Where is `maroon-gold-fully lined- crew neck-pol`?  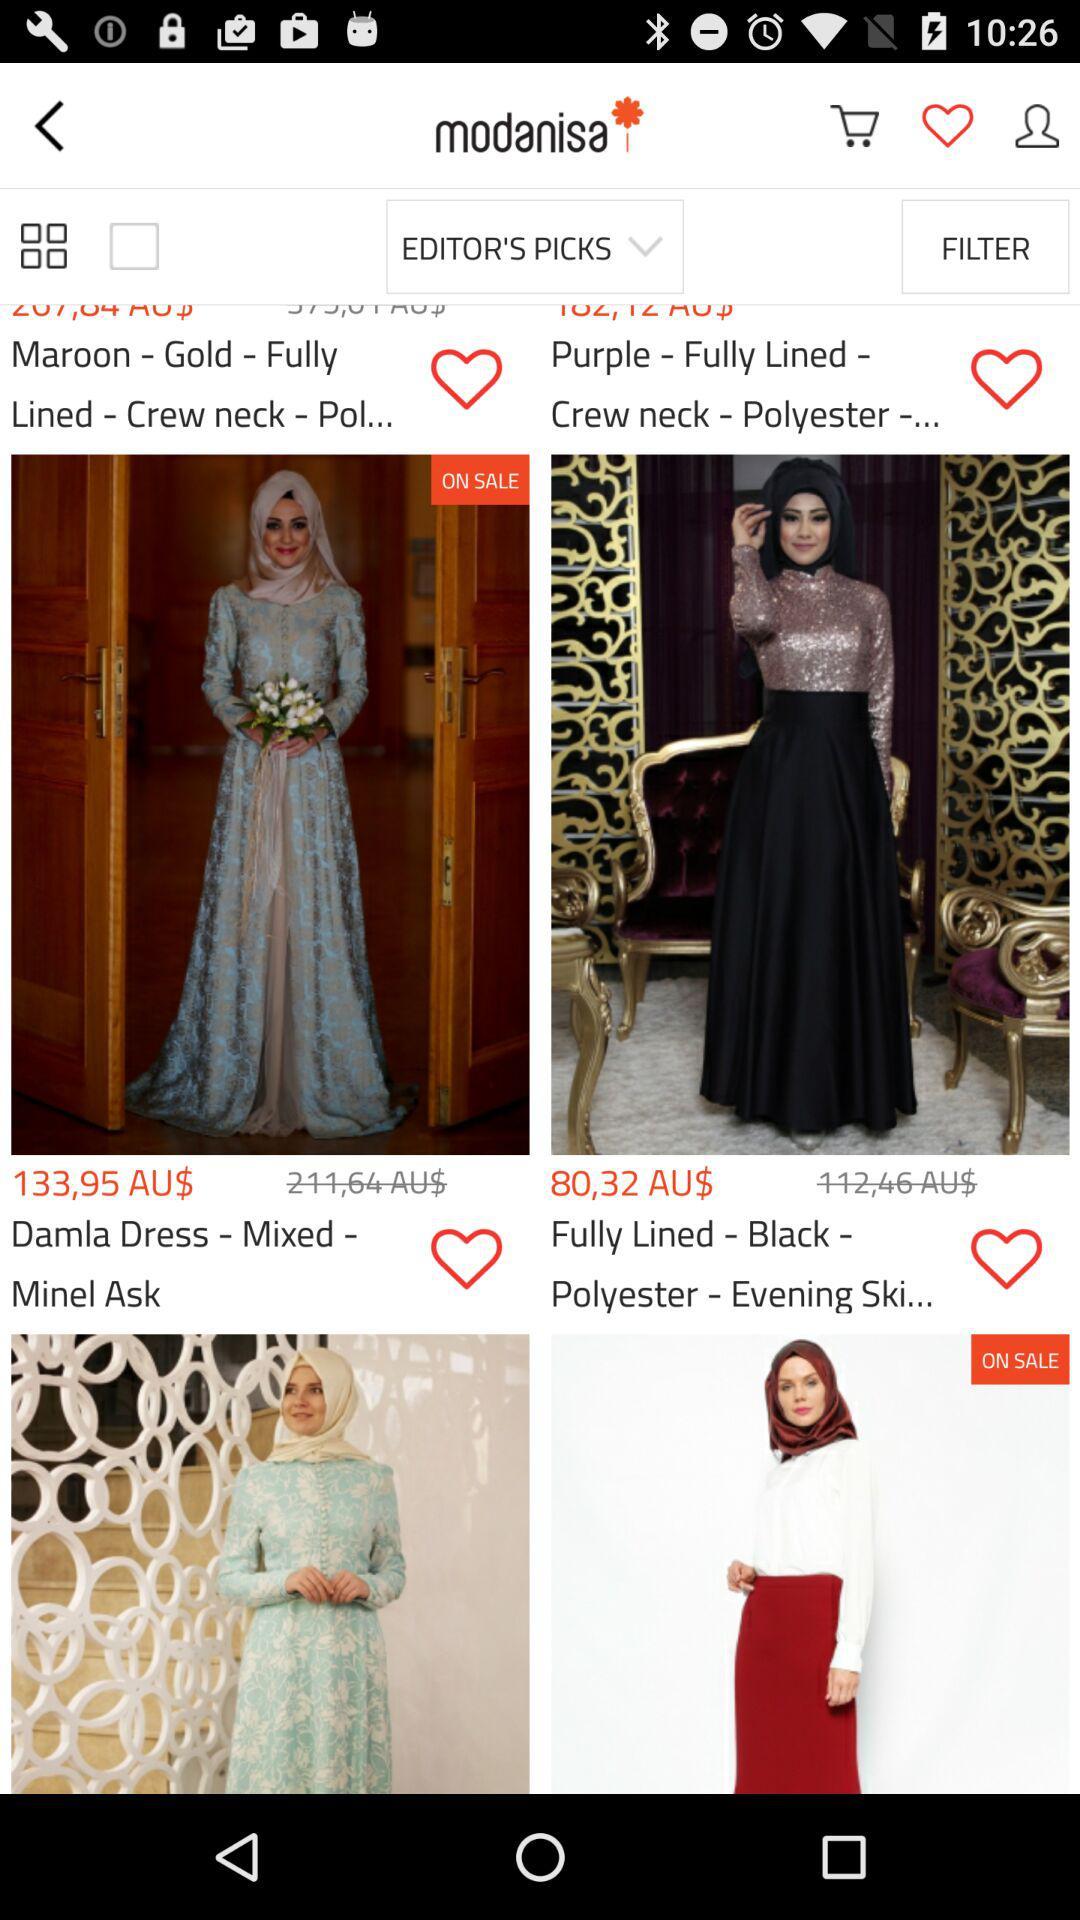 maroon-gold-fully lined- crew neck-pol is located at coordinates (479, 379).